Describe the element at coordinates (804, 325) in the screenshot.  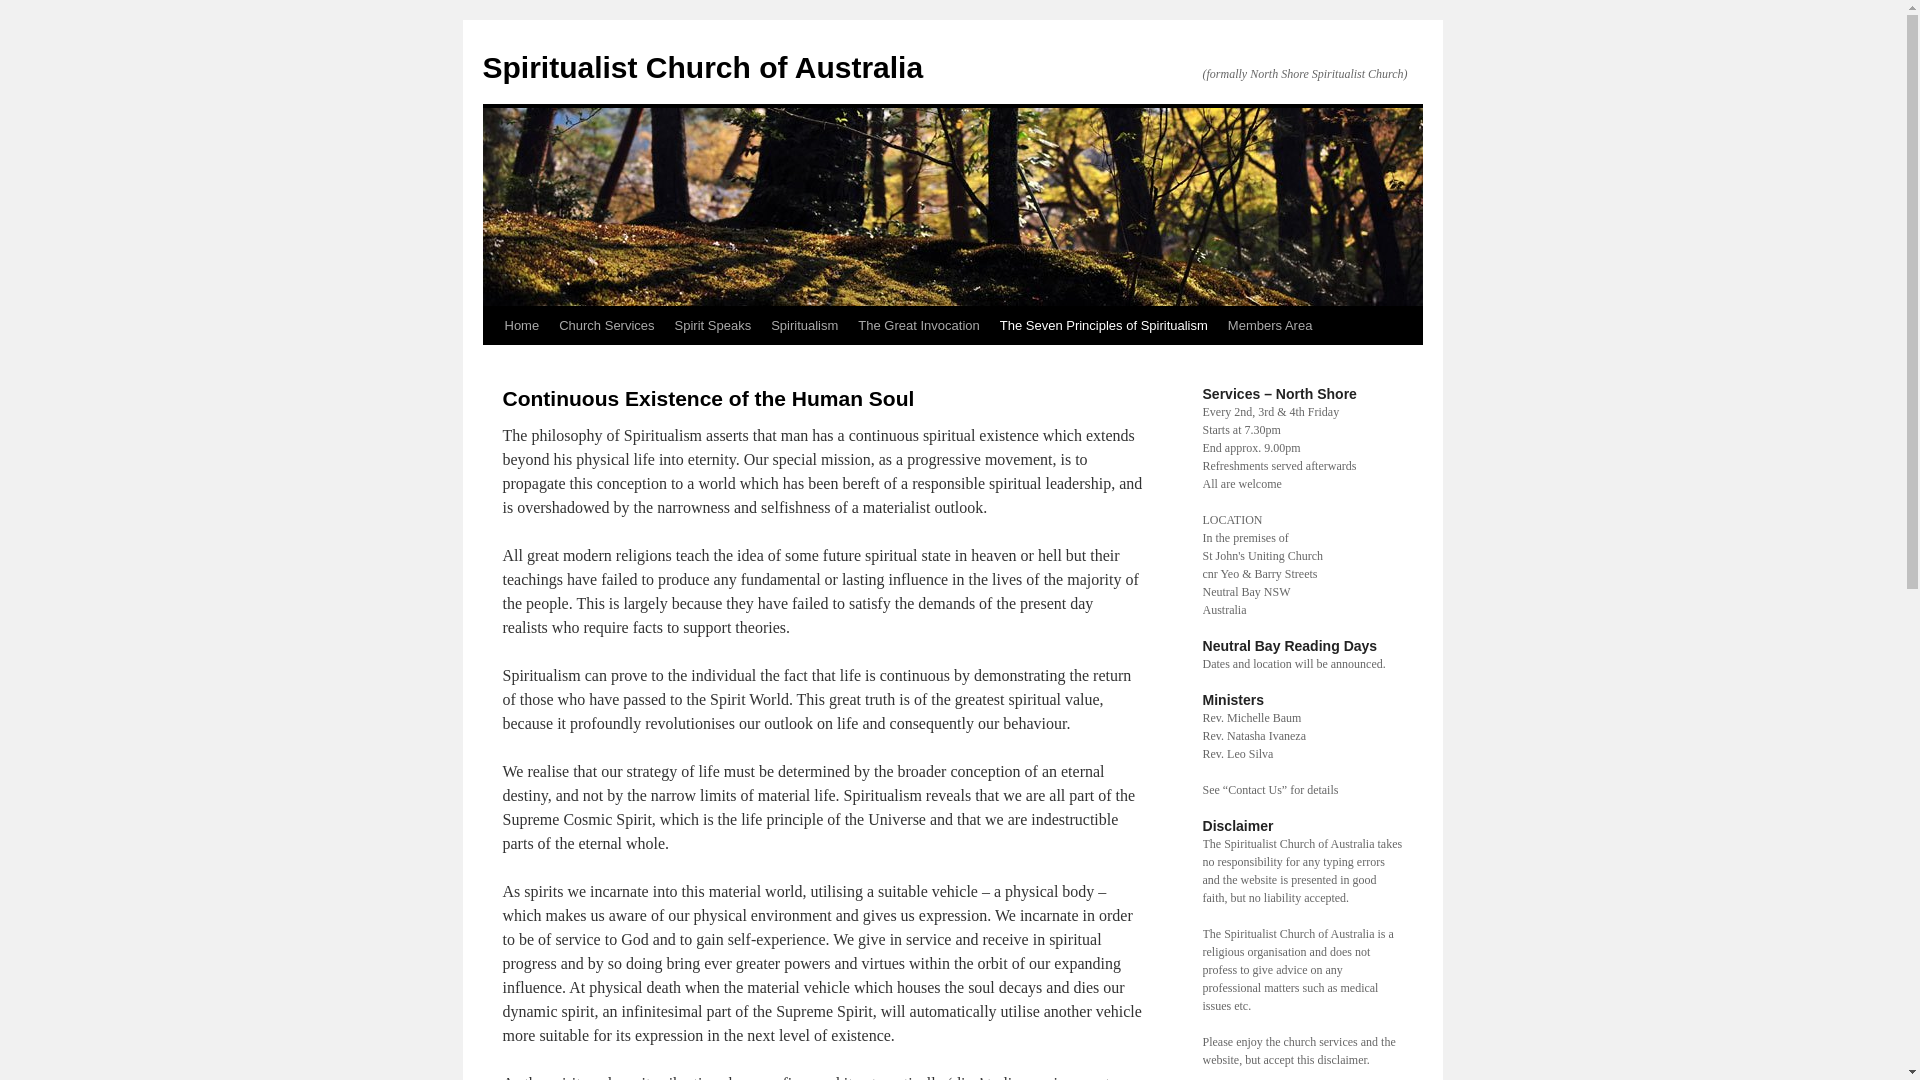
I see `'Spiritualism'` at that location.